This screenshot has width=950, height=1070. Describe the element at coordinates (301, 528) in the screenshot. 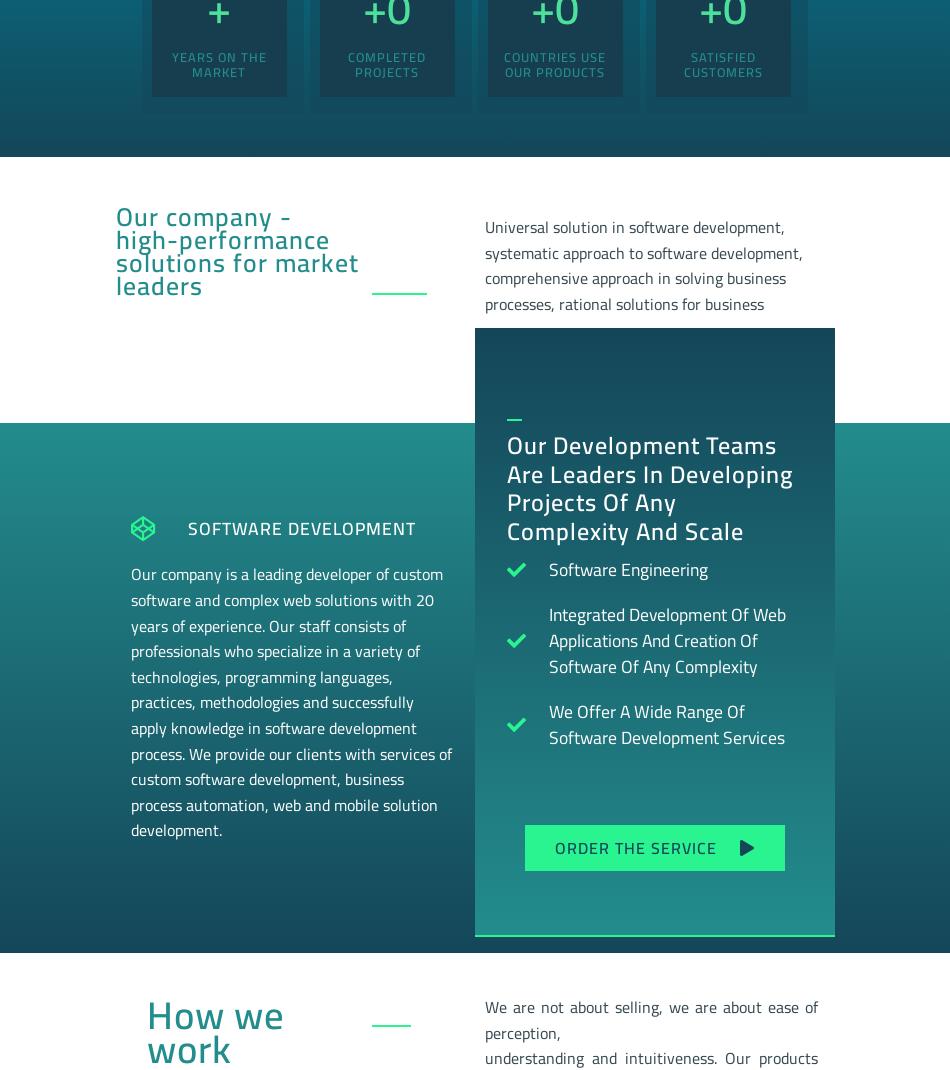

I see `'Software Development'` at that location.